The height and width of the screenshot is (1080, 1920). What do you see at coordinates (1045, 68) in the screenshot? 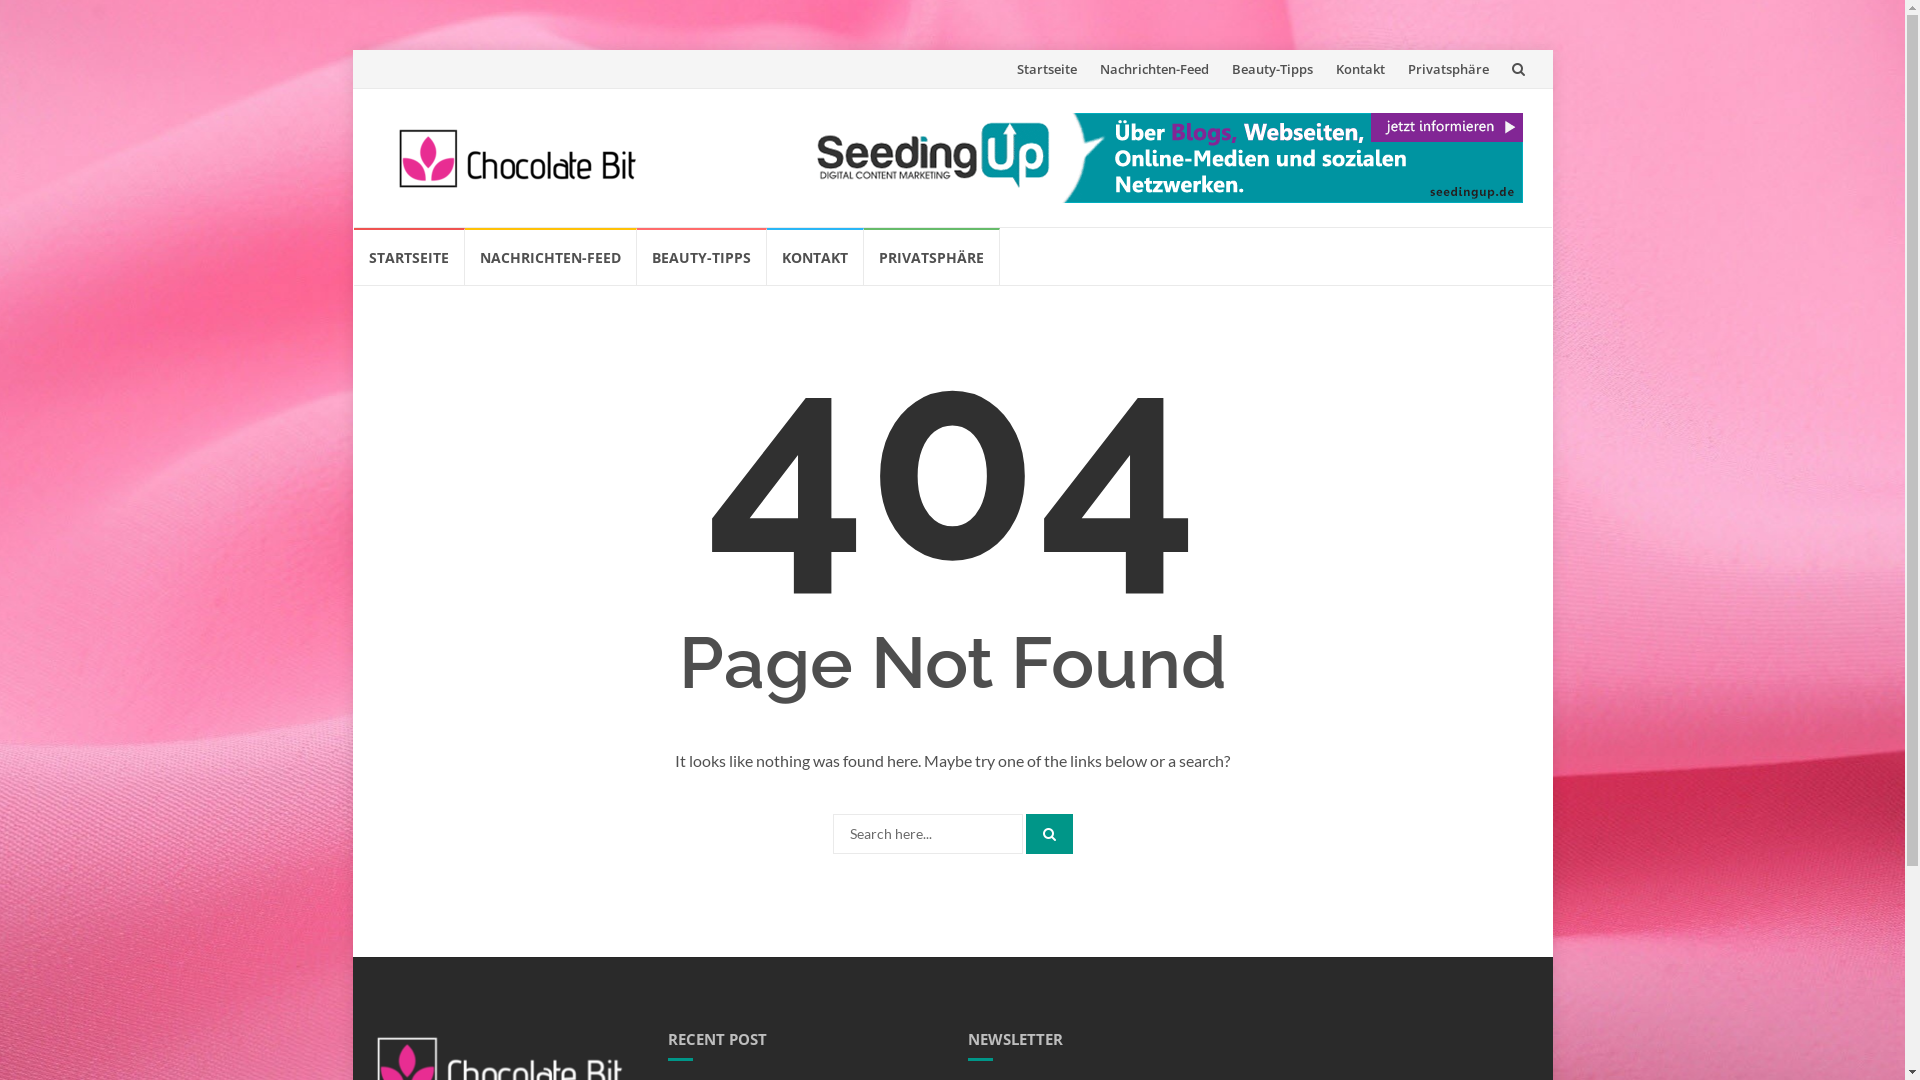
I see `'Startseite'` at bounding box center [1045, 68].